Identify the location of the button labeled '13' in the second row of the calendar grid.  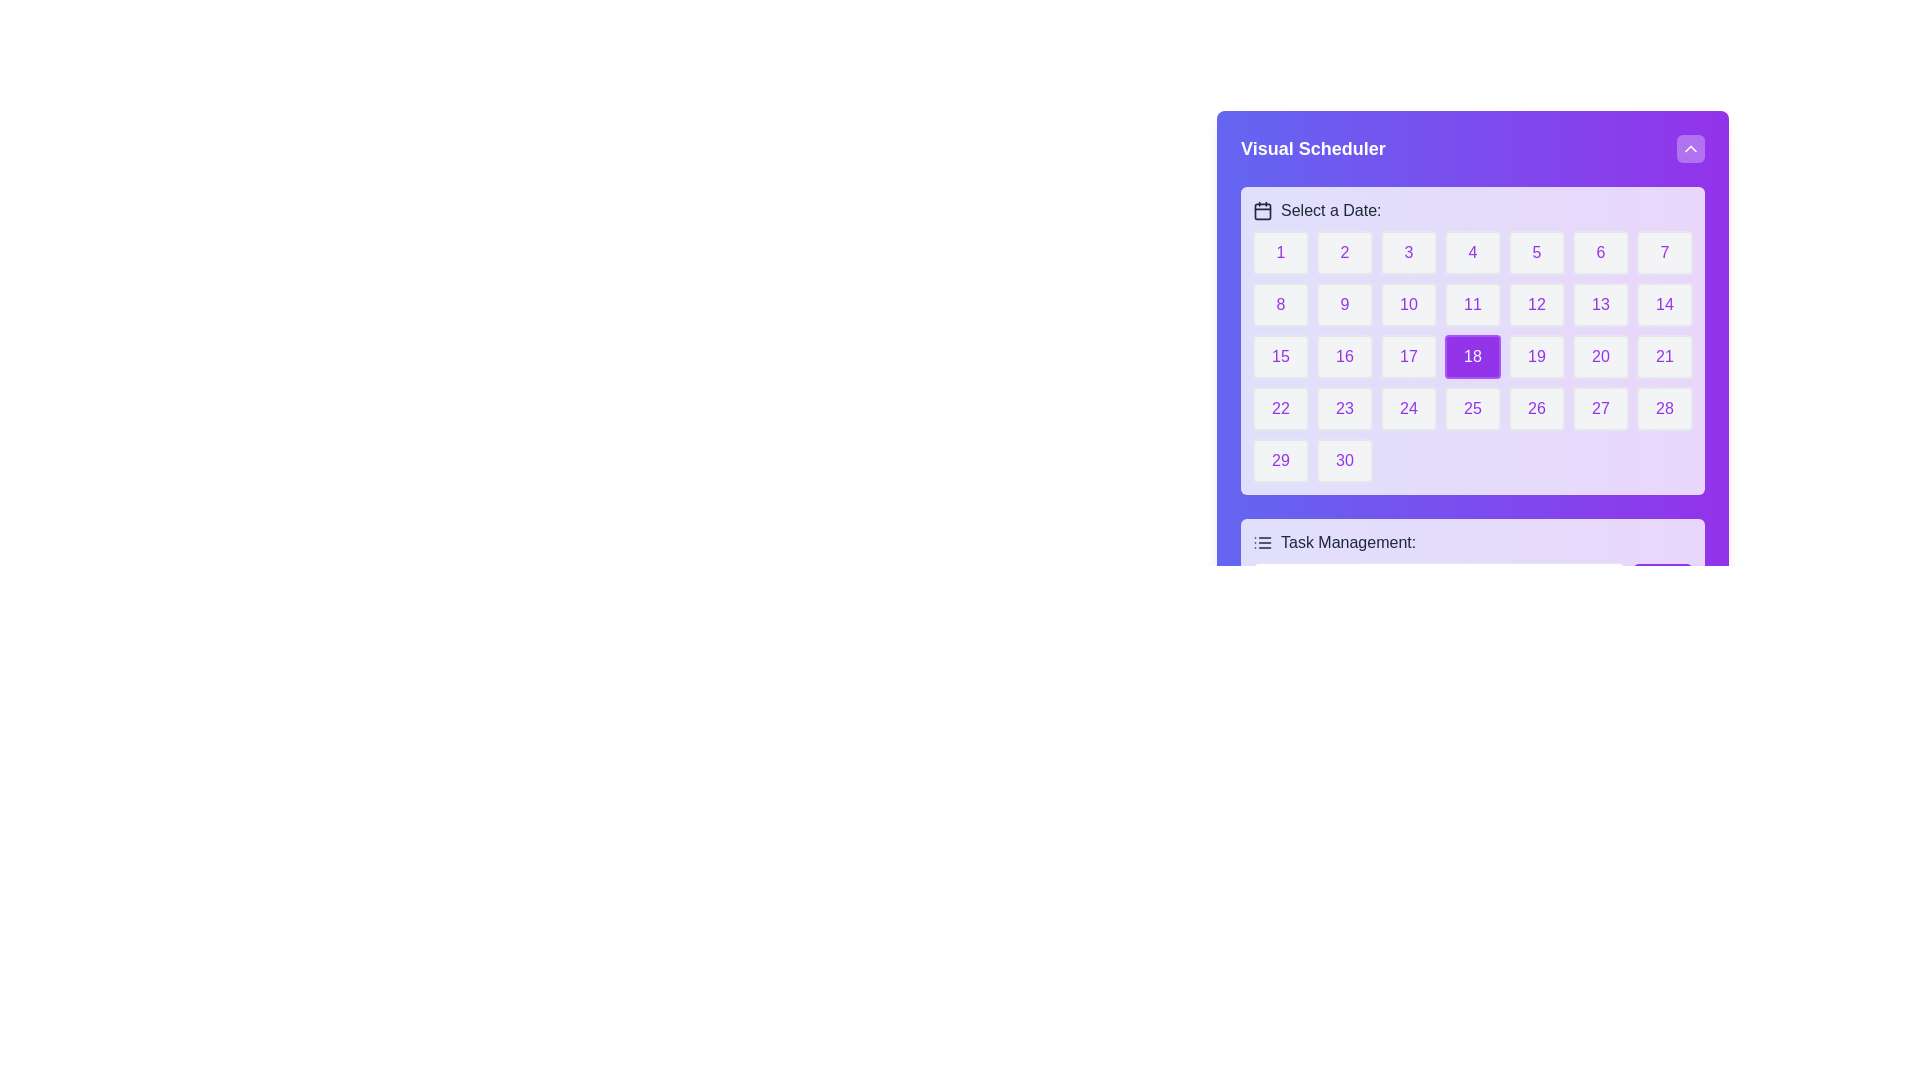
(1601, 304).